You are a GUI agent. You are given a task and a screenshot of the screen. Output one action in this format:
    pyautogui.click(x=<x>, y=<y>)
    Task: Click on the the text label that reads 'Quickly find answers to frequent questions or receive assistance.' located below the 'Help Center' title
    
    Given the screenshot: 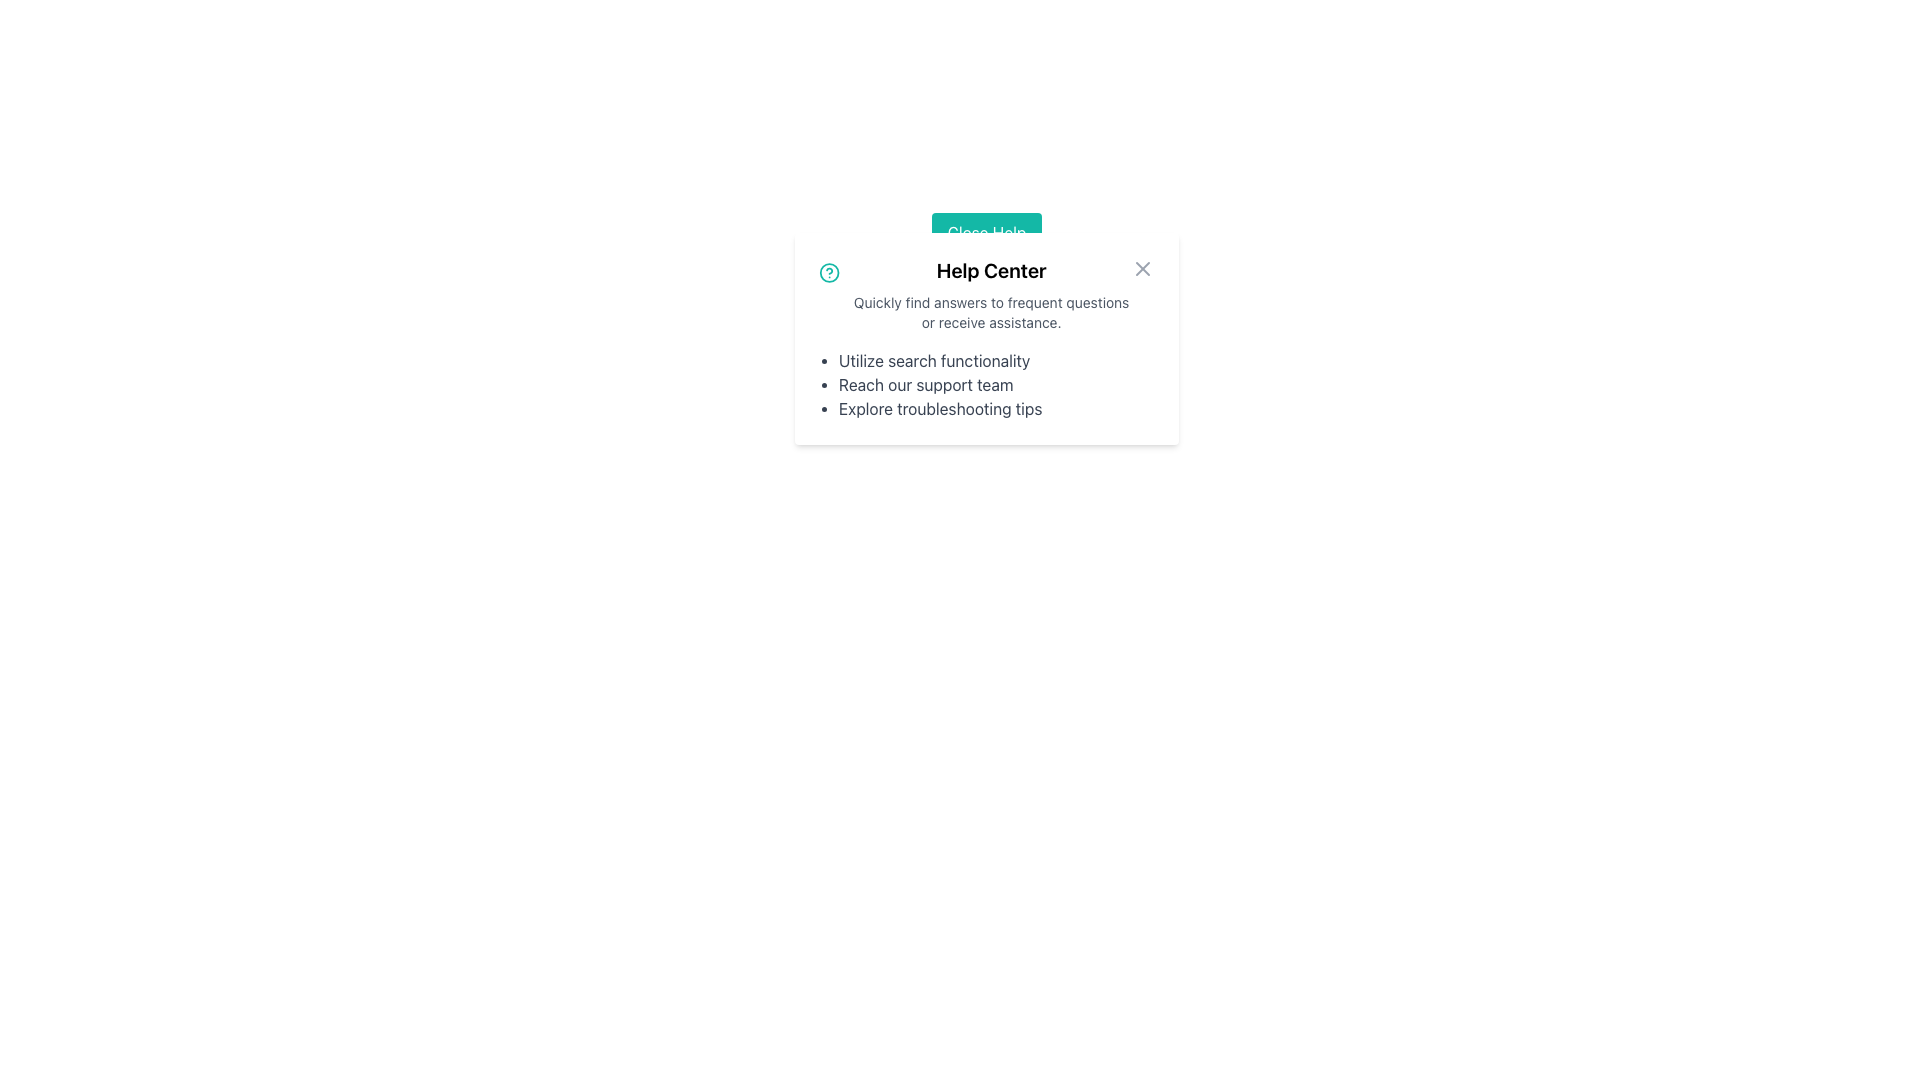 What is the action you would take?
    pyautogui.click(x=991, y=312)
    